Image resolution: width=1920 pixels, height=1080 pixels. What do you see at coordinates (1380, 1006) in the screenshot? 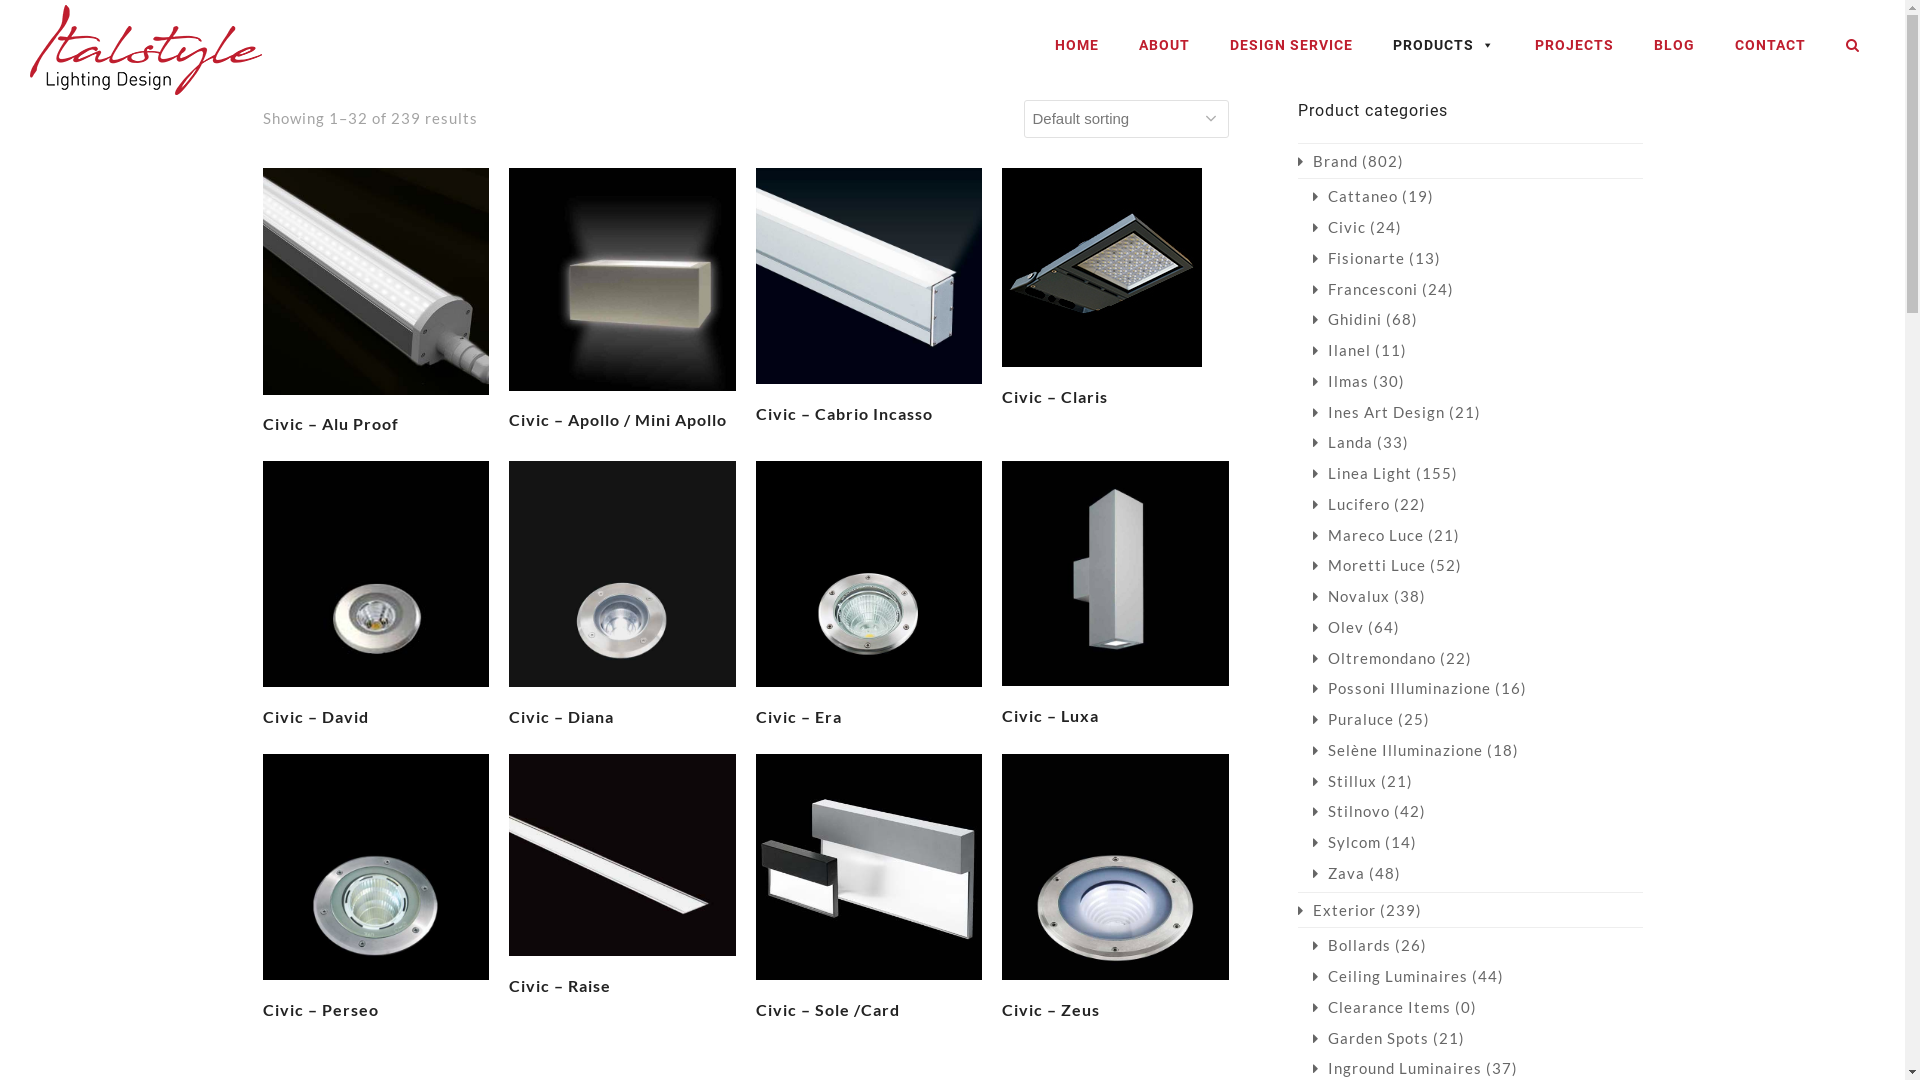
I see `'Clearance Items'` at bounding box center [1380, 1006].